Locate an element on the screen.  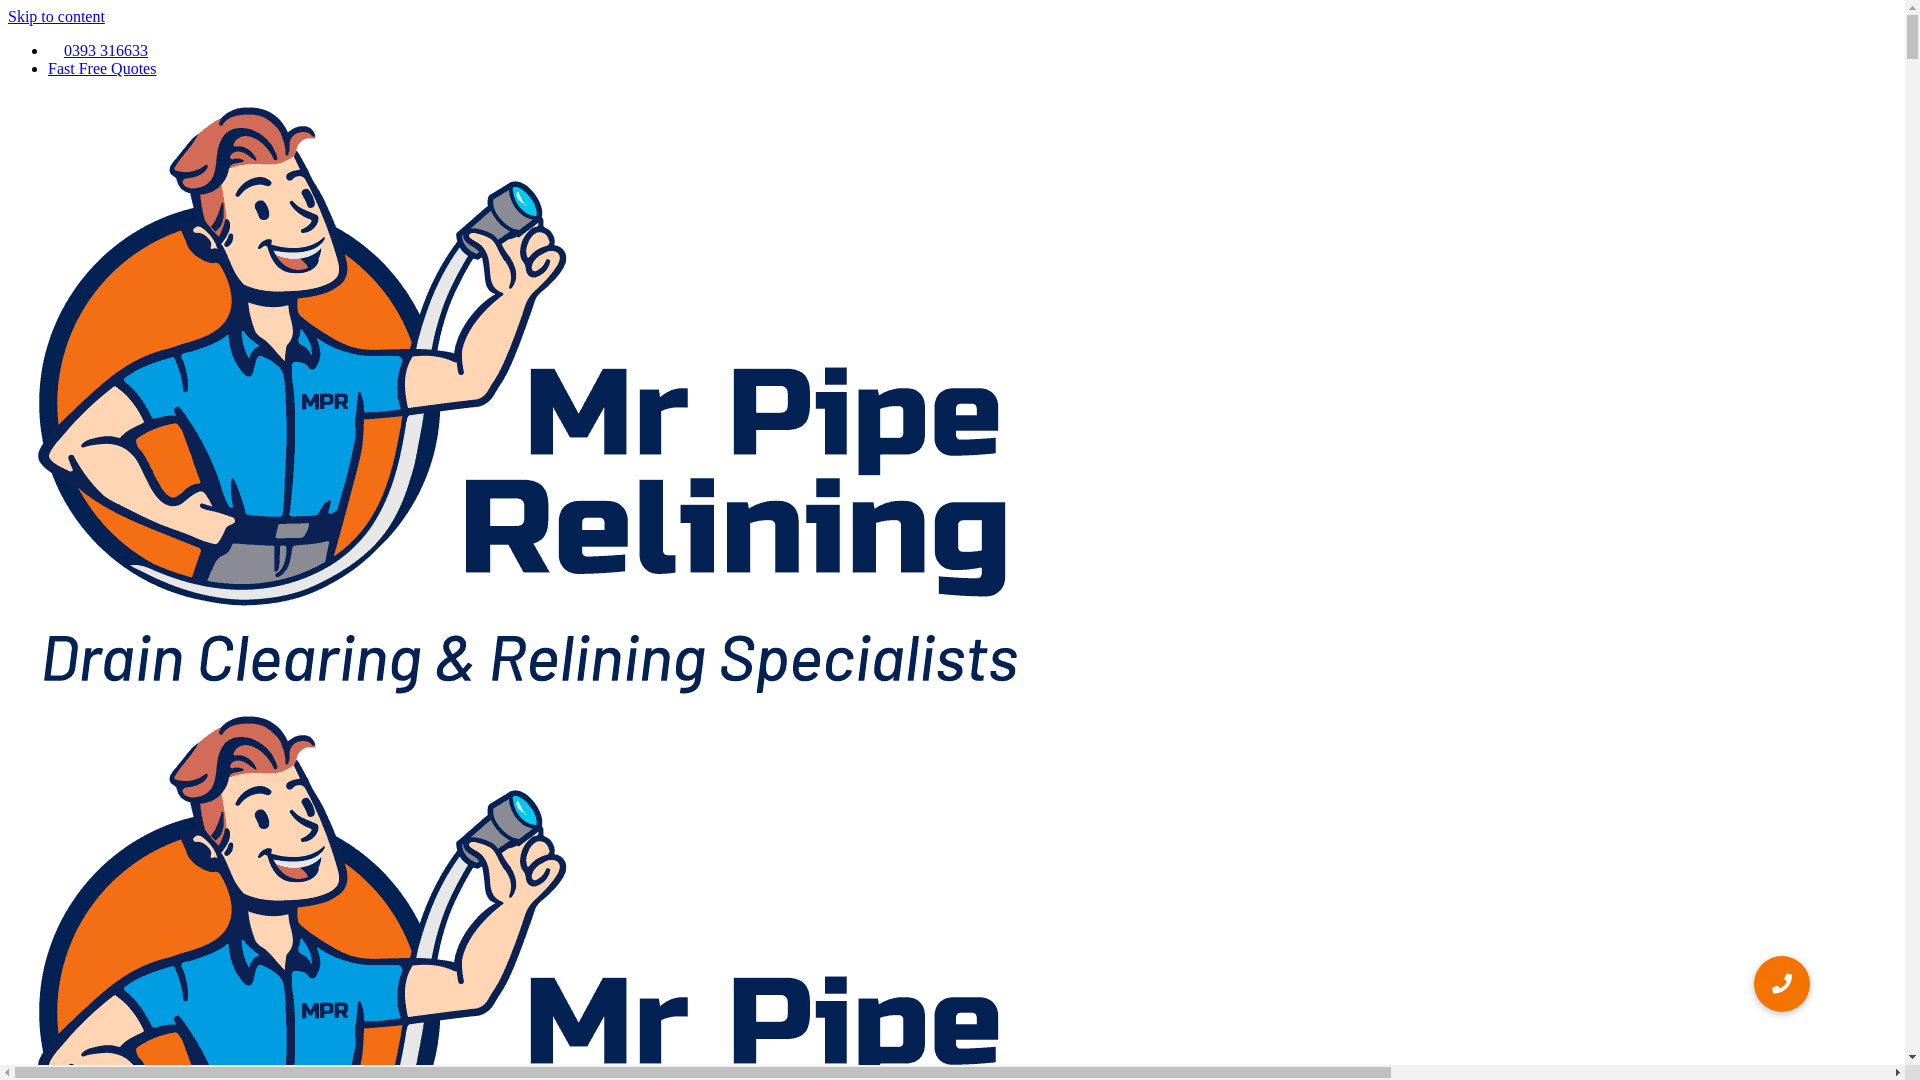
'0393 316633' is located at coordinates (96, 49).